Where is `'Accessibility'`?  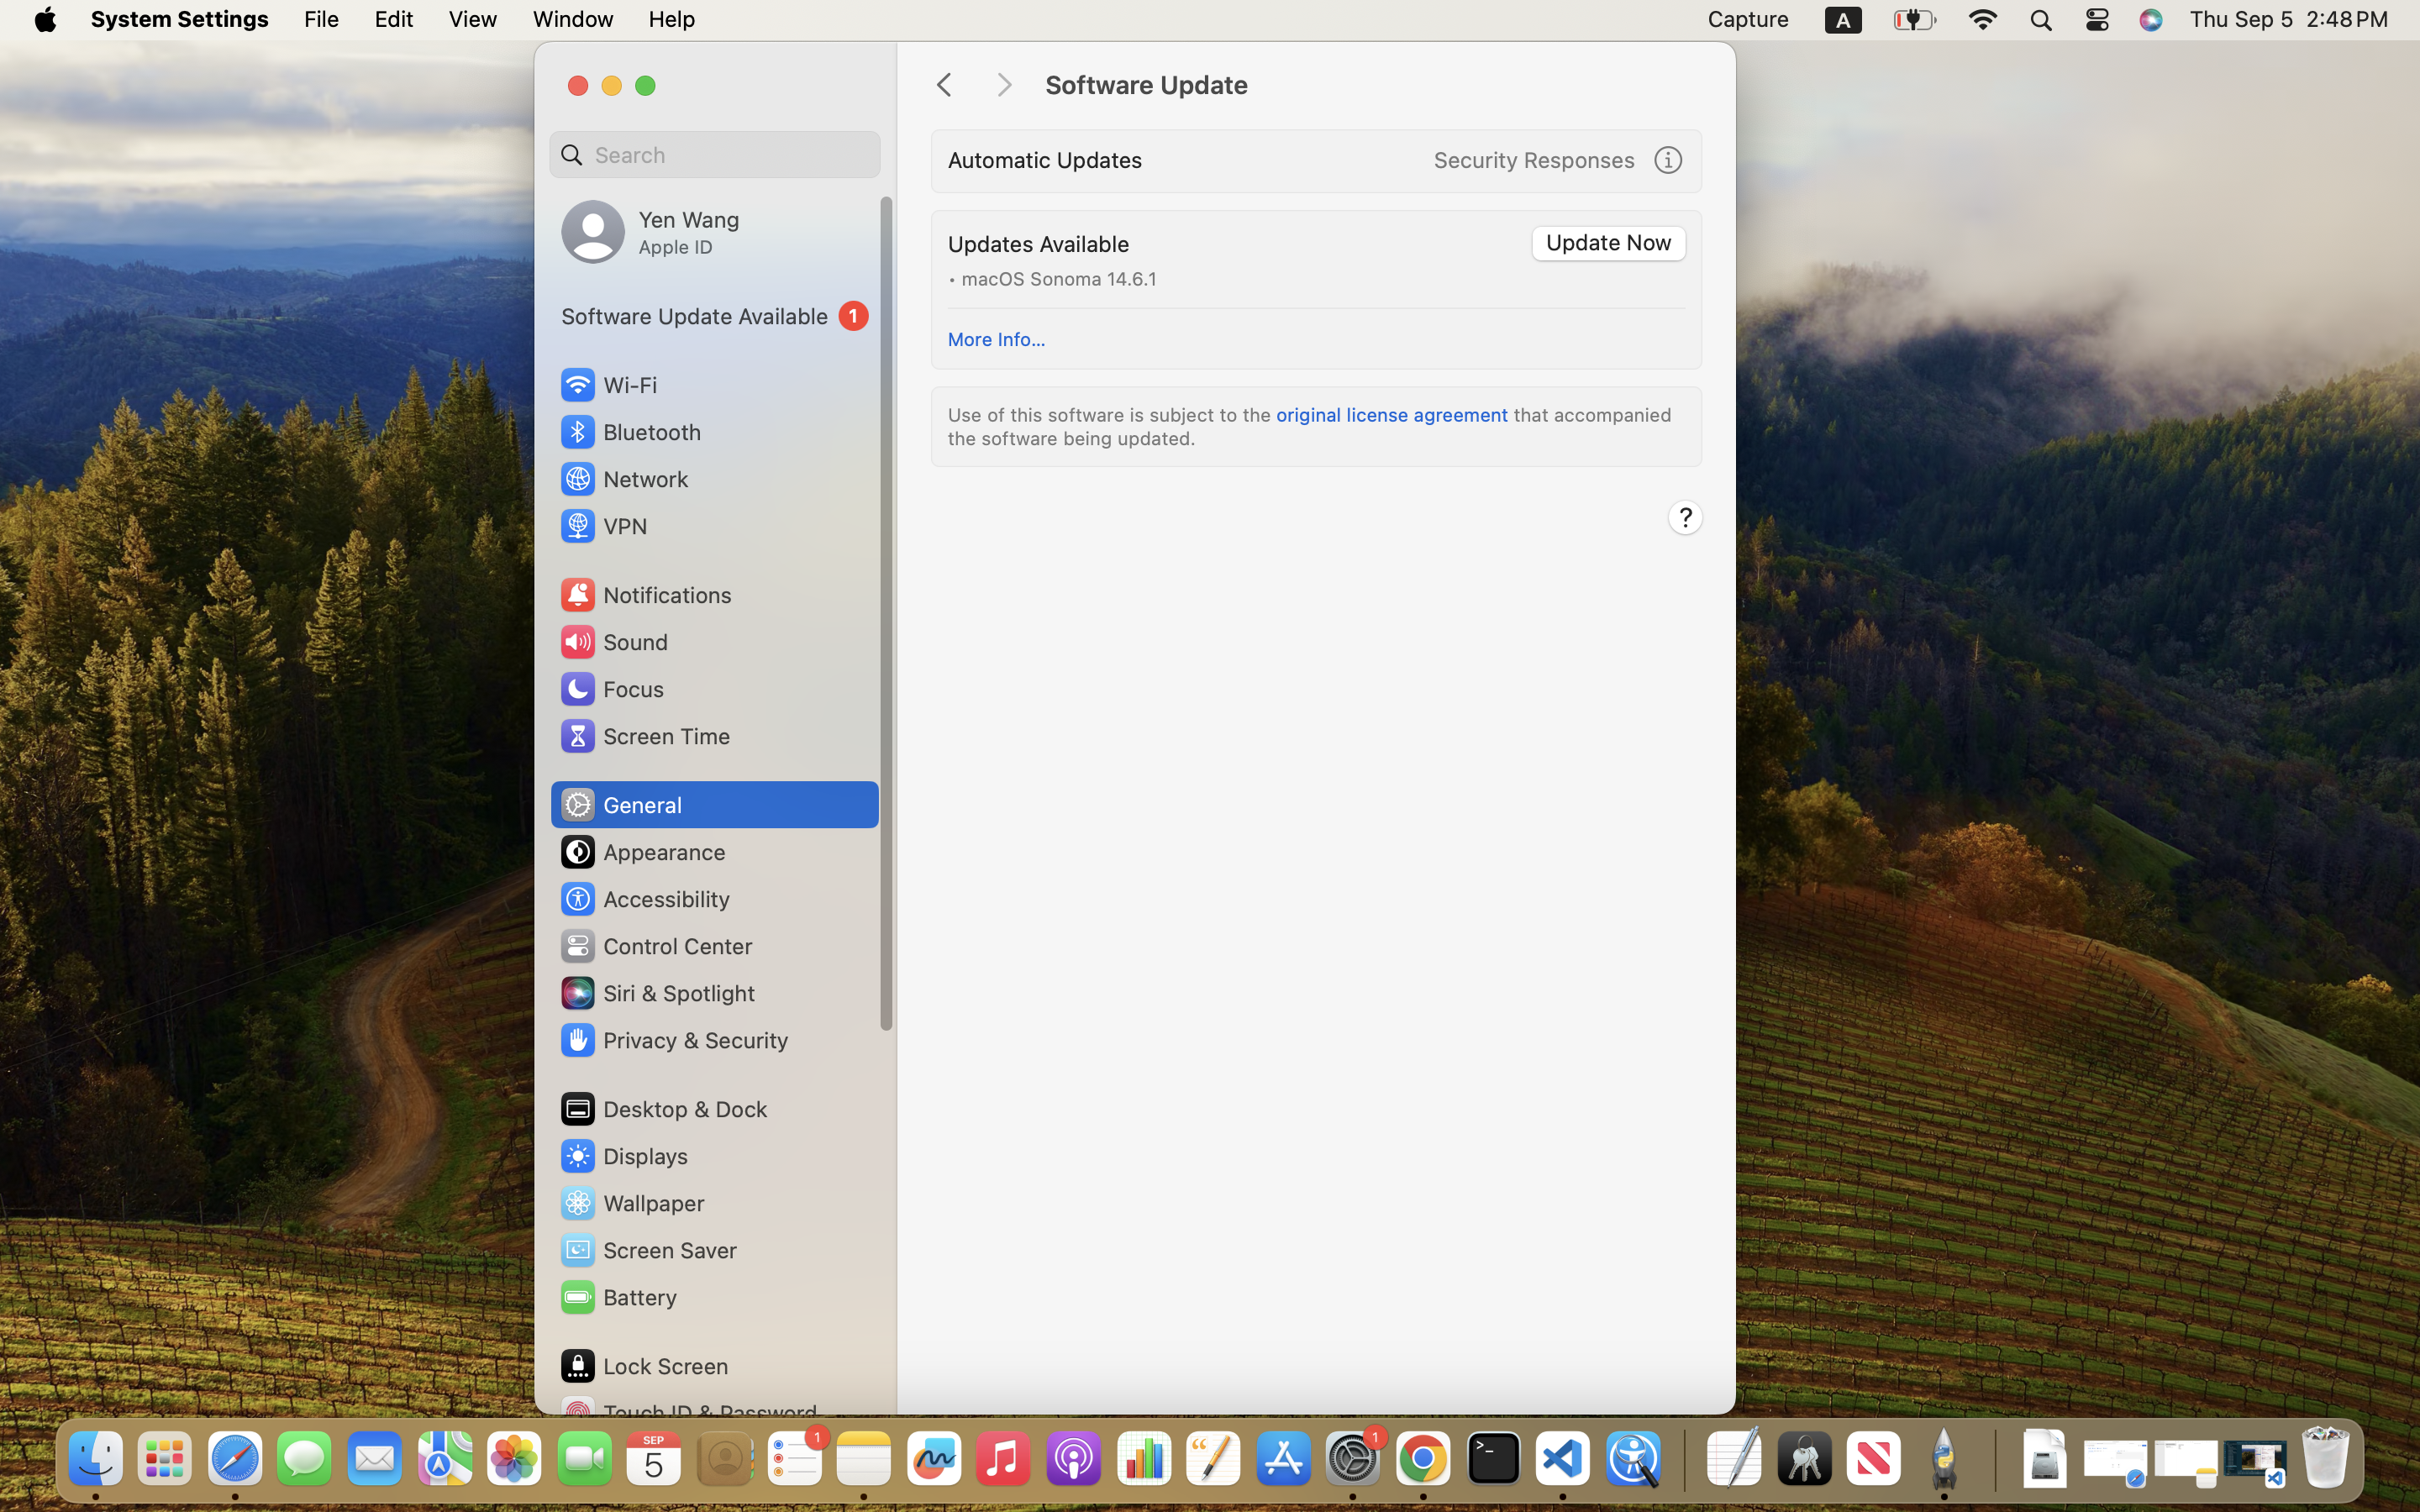 'Accessibility' is located at coordinates (644, 897).